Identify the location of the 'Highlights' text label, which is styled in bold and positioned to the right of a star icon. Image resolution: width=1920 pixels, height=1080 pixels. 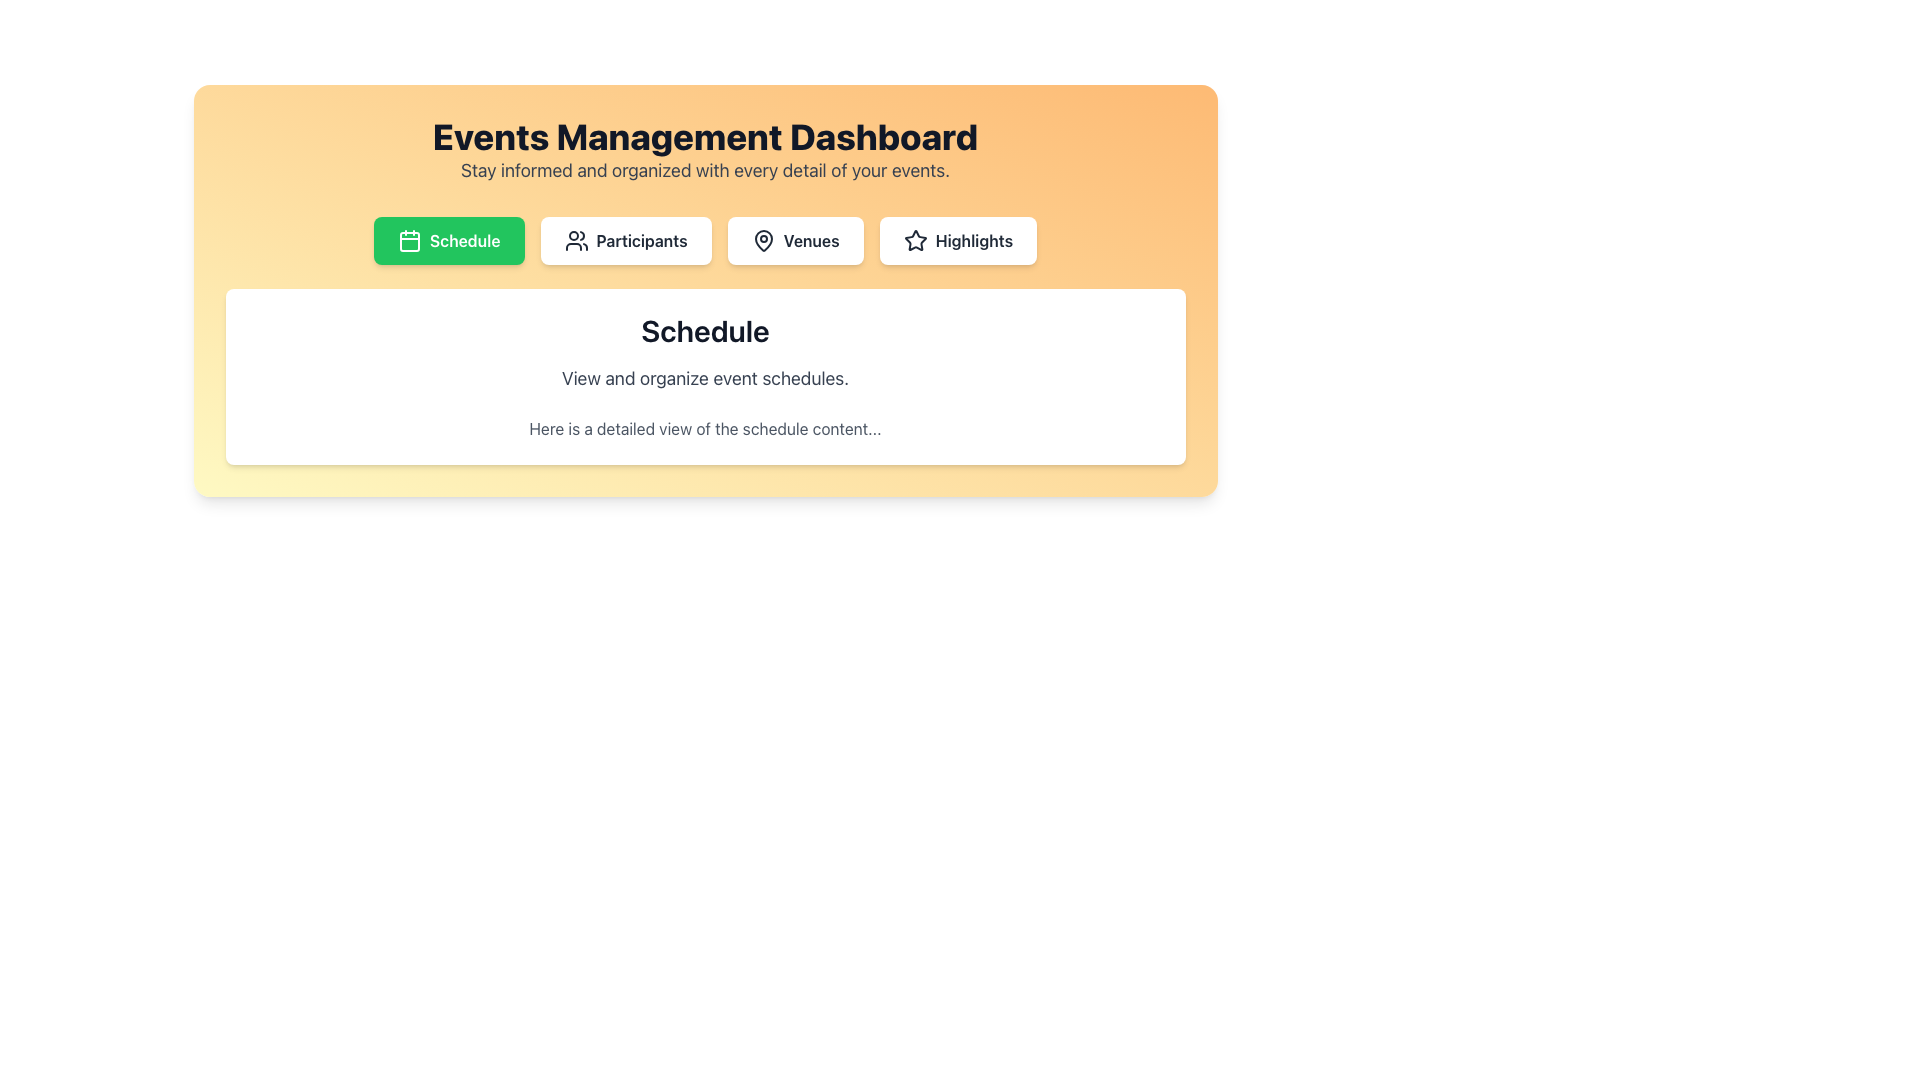
(974, 239).